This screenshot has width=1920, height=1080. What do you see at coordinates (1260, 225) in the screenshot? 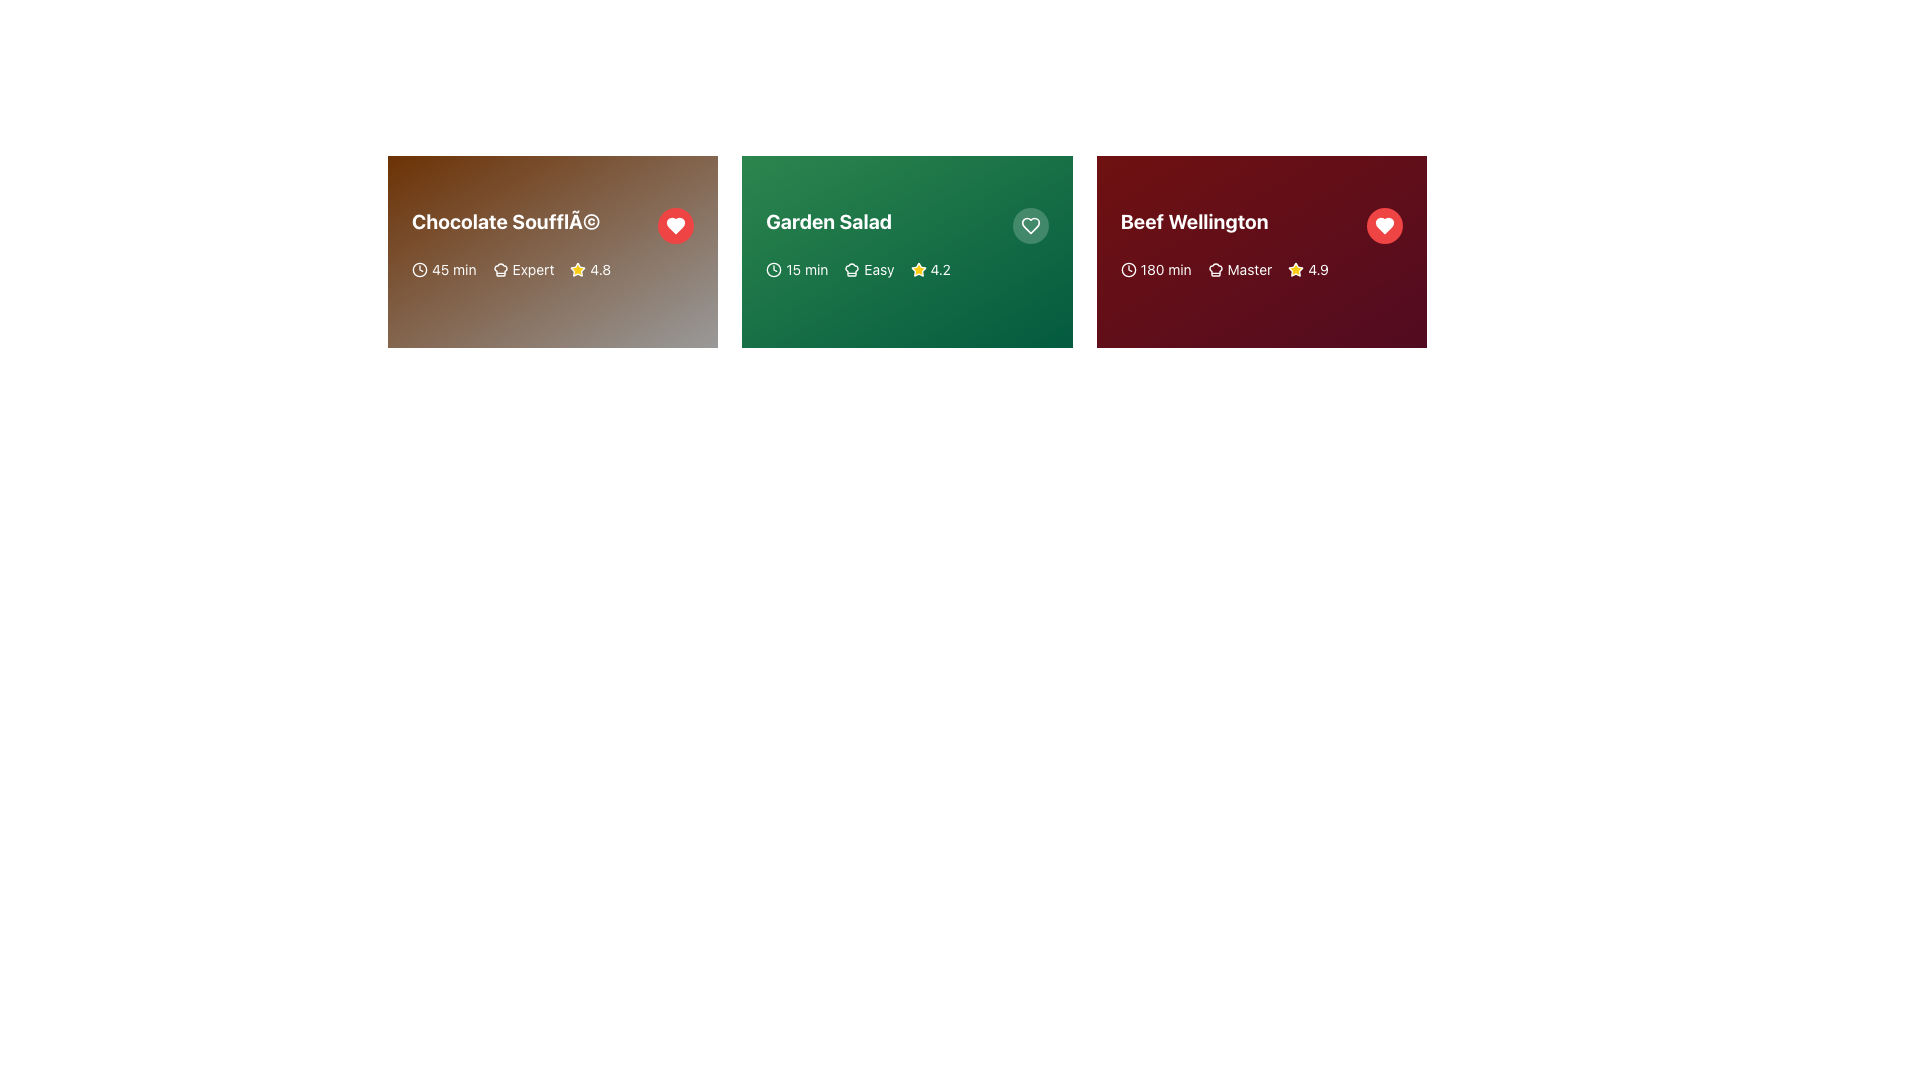
I see `text of the title label for the Beef Wellington recipe, which is positioned at the top left of its card, above the duration and rating details` at bounding box center [1260, 225].